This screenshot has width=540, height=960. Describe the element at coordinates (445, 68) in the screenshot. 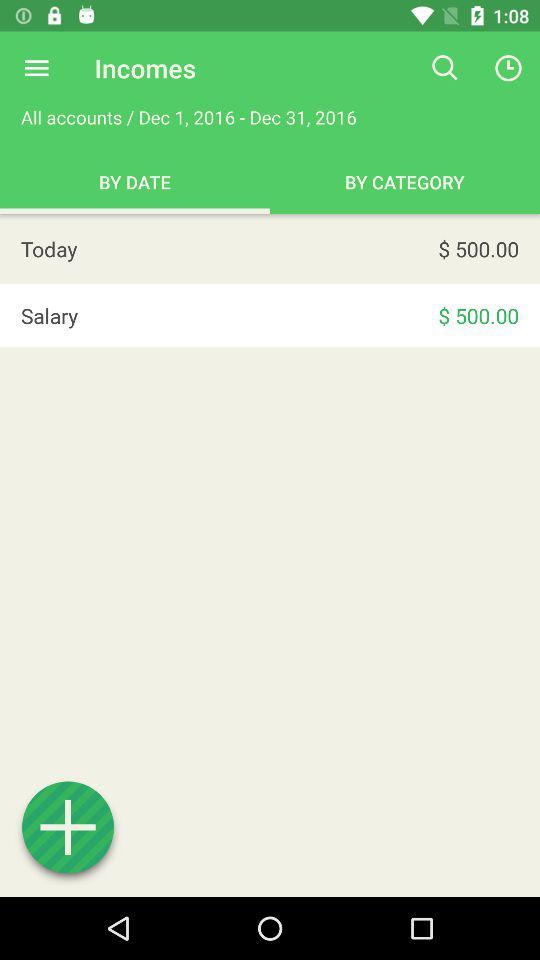

I see `app next to the all accounts dec icon` at that location.